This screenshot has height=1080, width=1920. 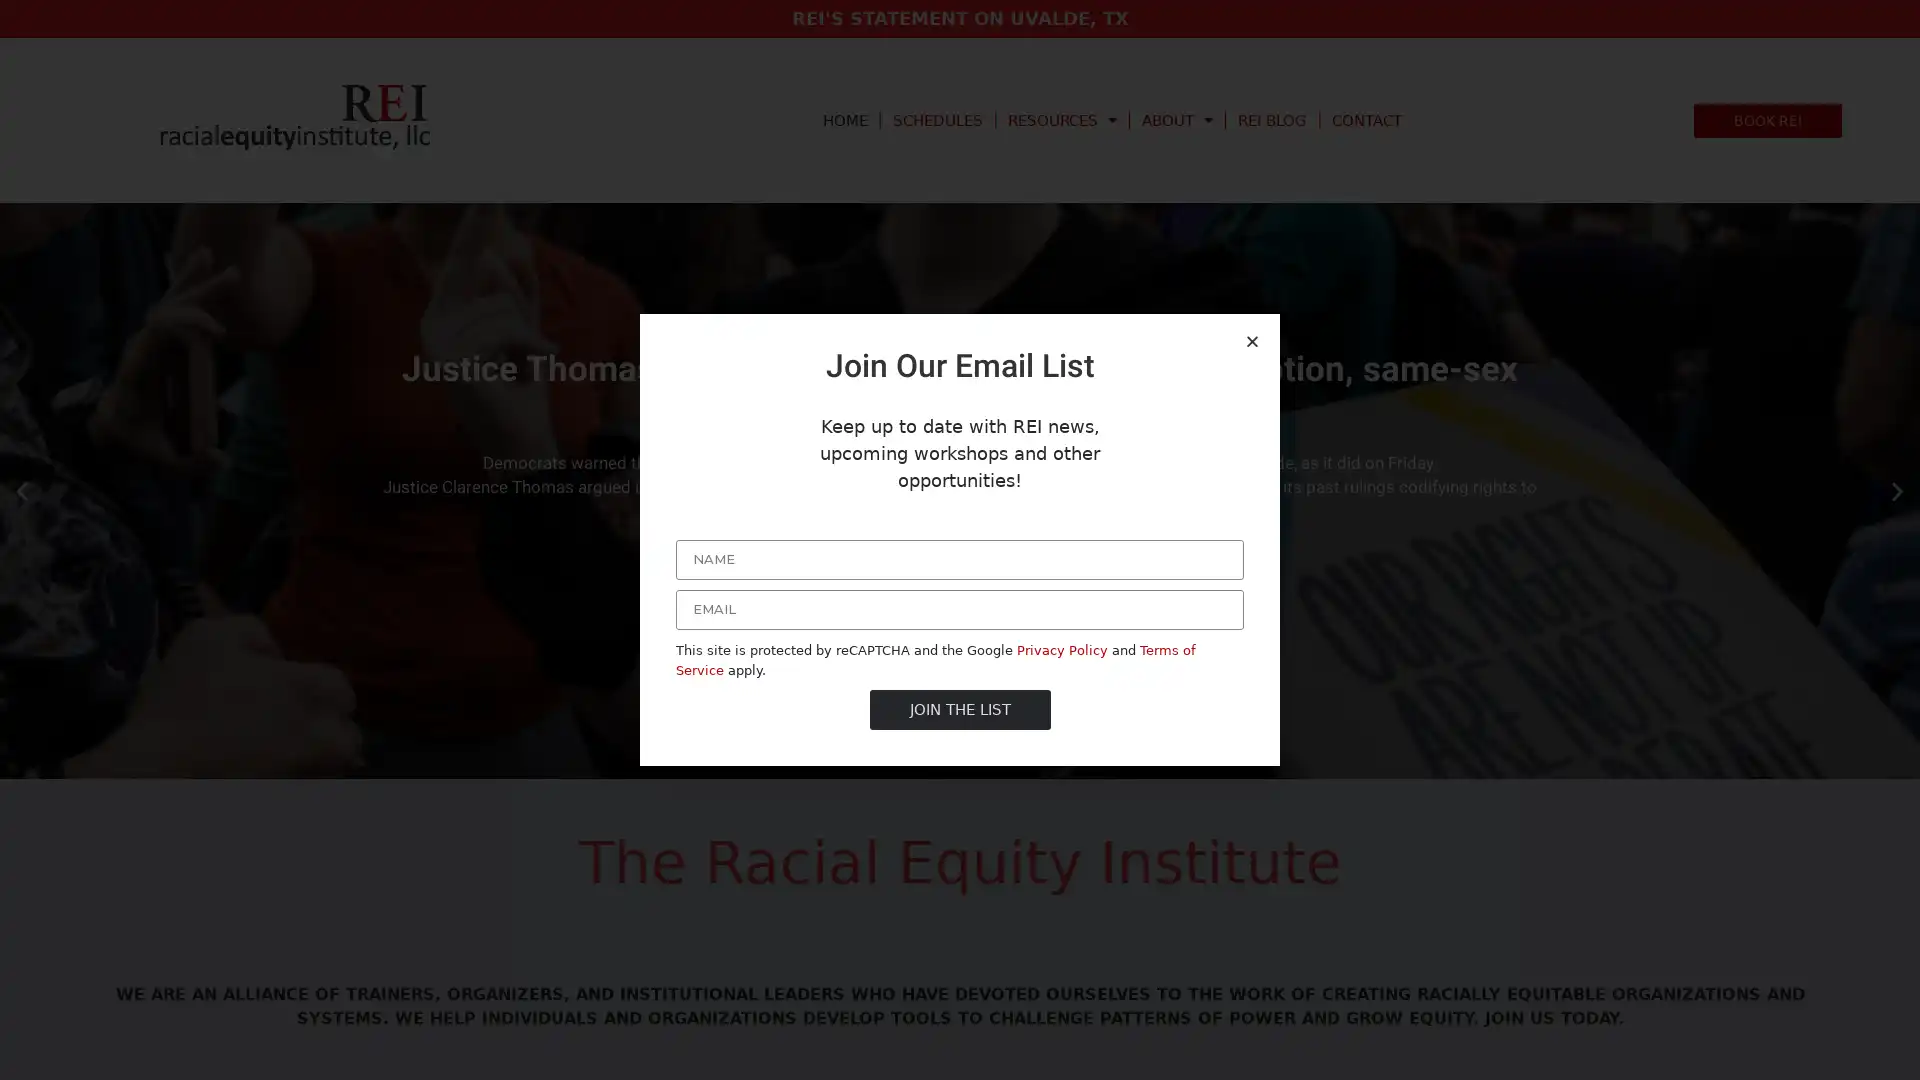 What do you see at coordinates (940, 763) in the screenshot?
I see `Go to slide 1` at bounding box center [940, 763].